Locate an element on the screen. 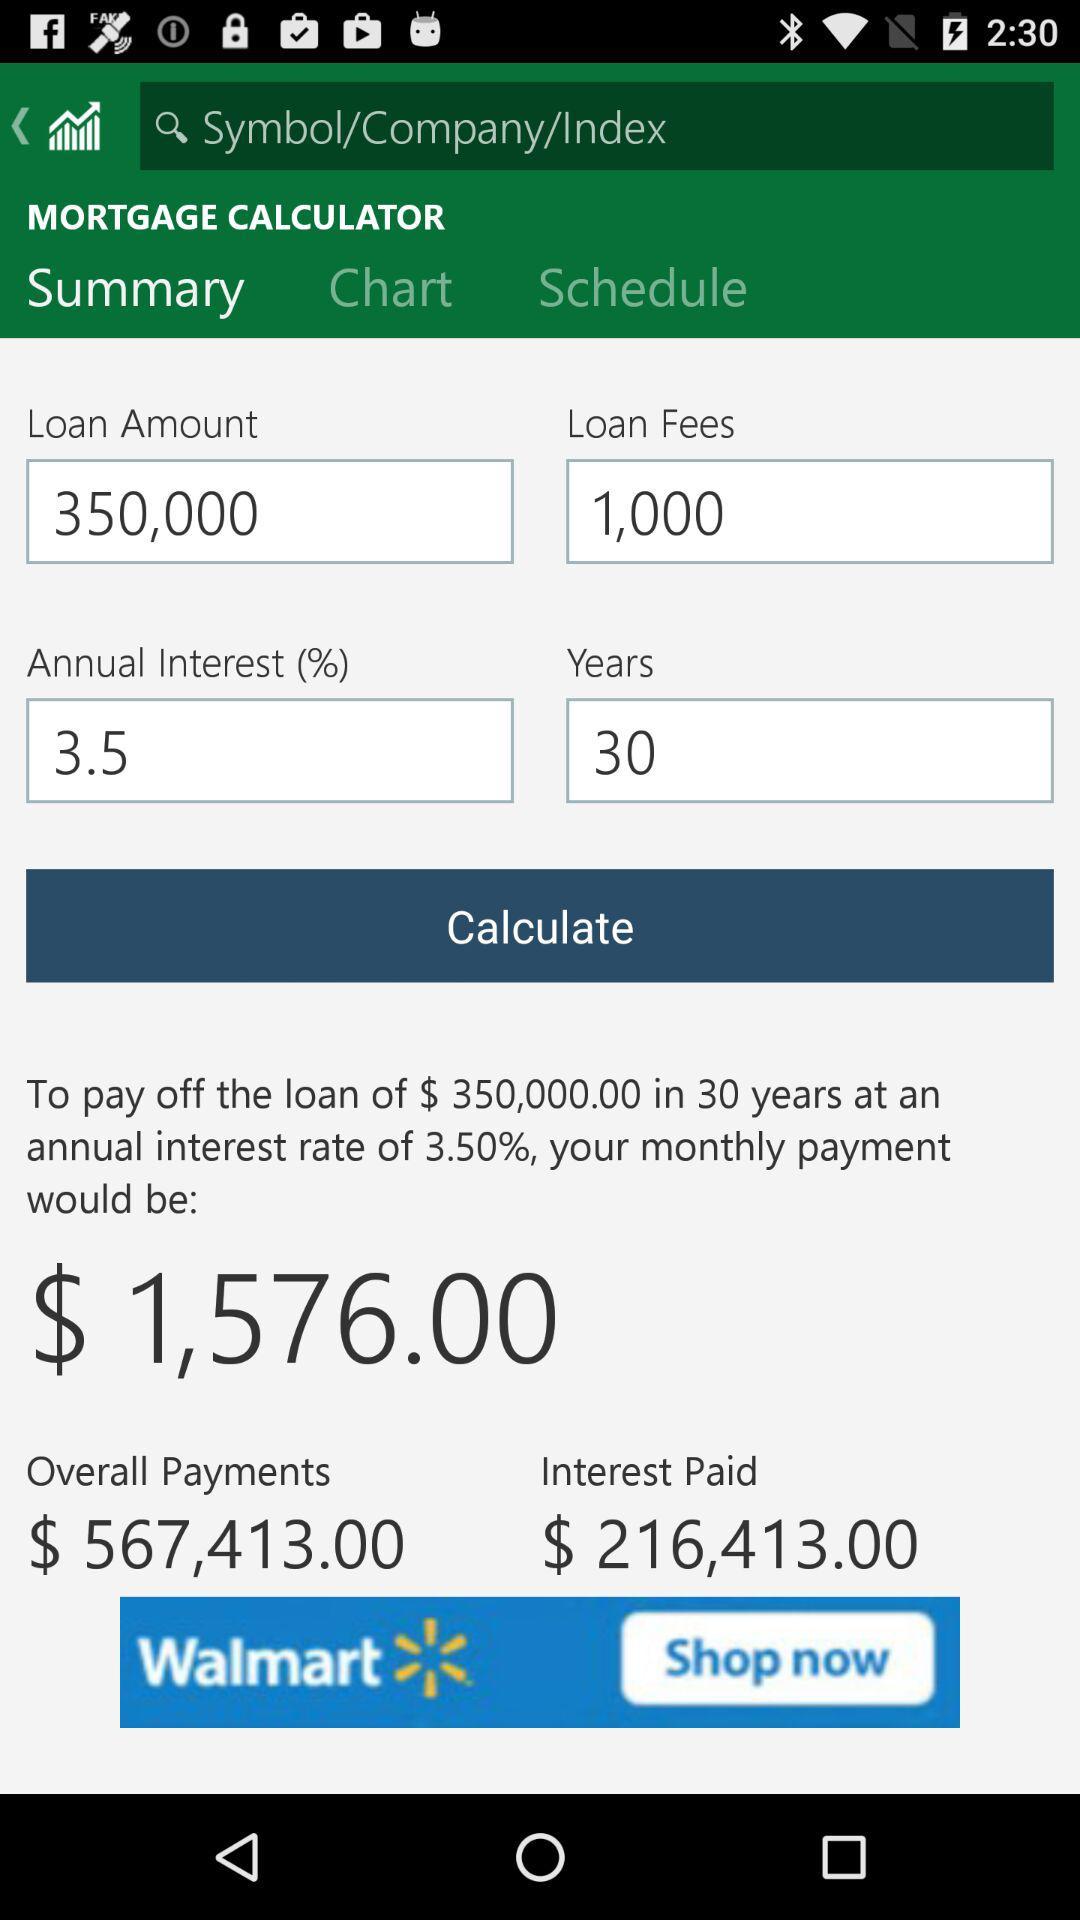 Image resolution: width=1080 pixels, height=1920 pixels. the summary is located at coordinates (150, 290).